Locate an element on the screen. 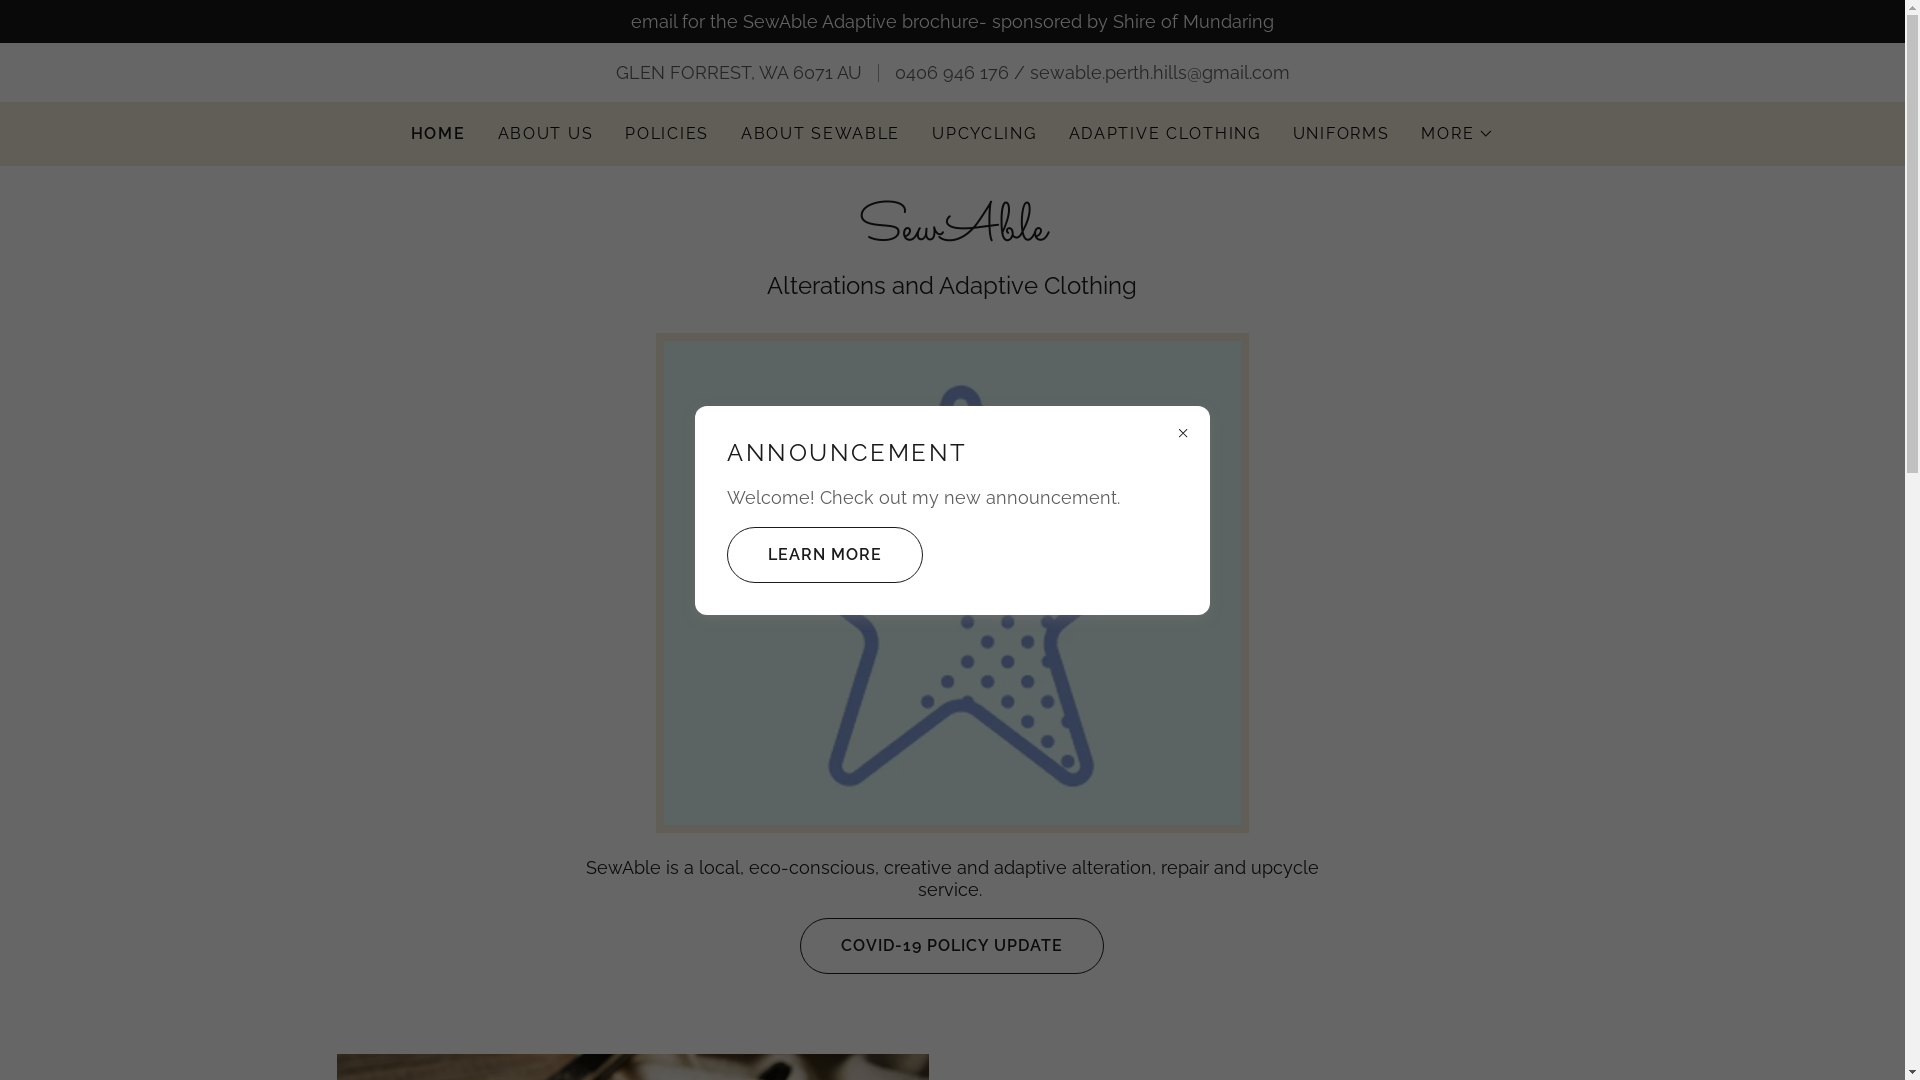 This screenshot has width=1920, height=1080. 'SewAble' is located at coordinates (951, 232).